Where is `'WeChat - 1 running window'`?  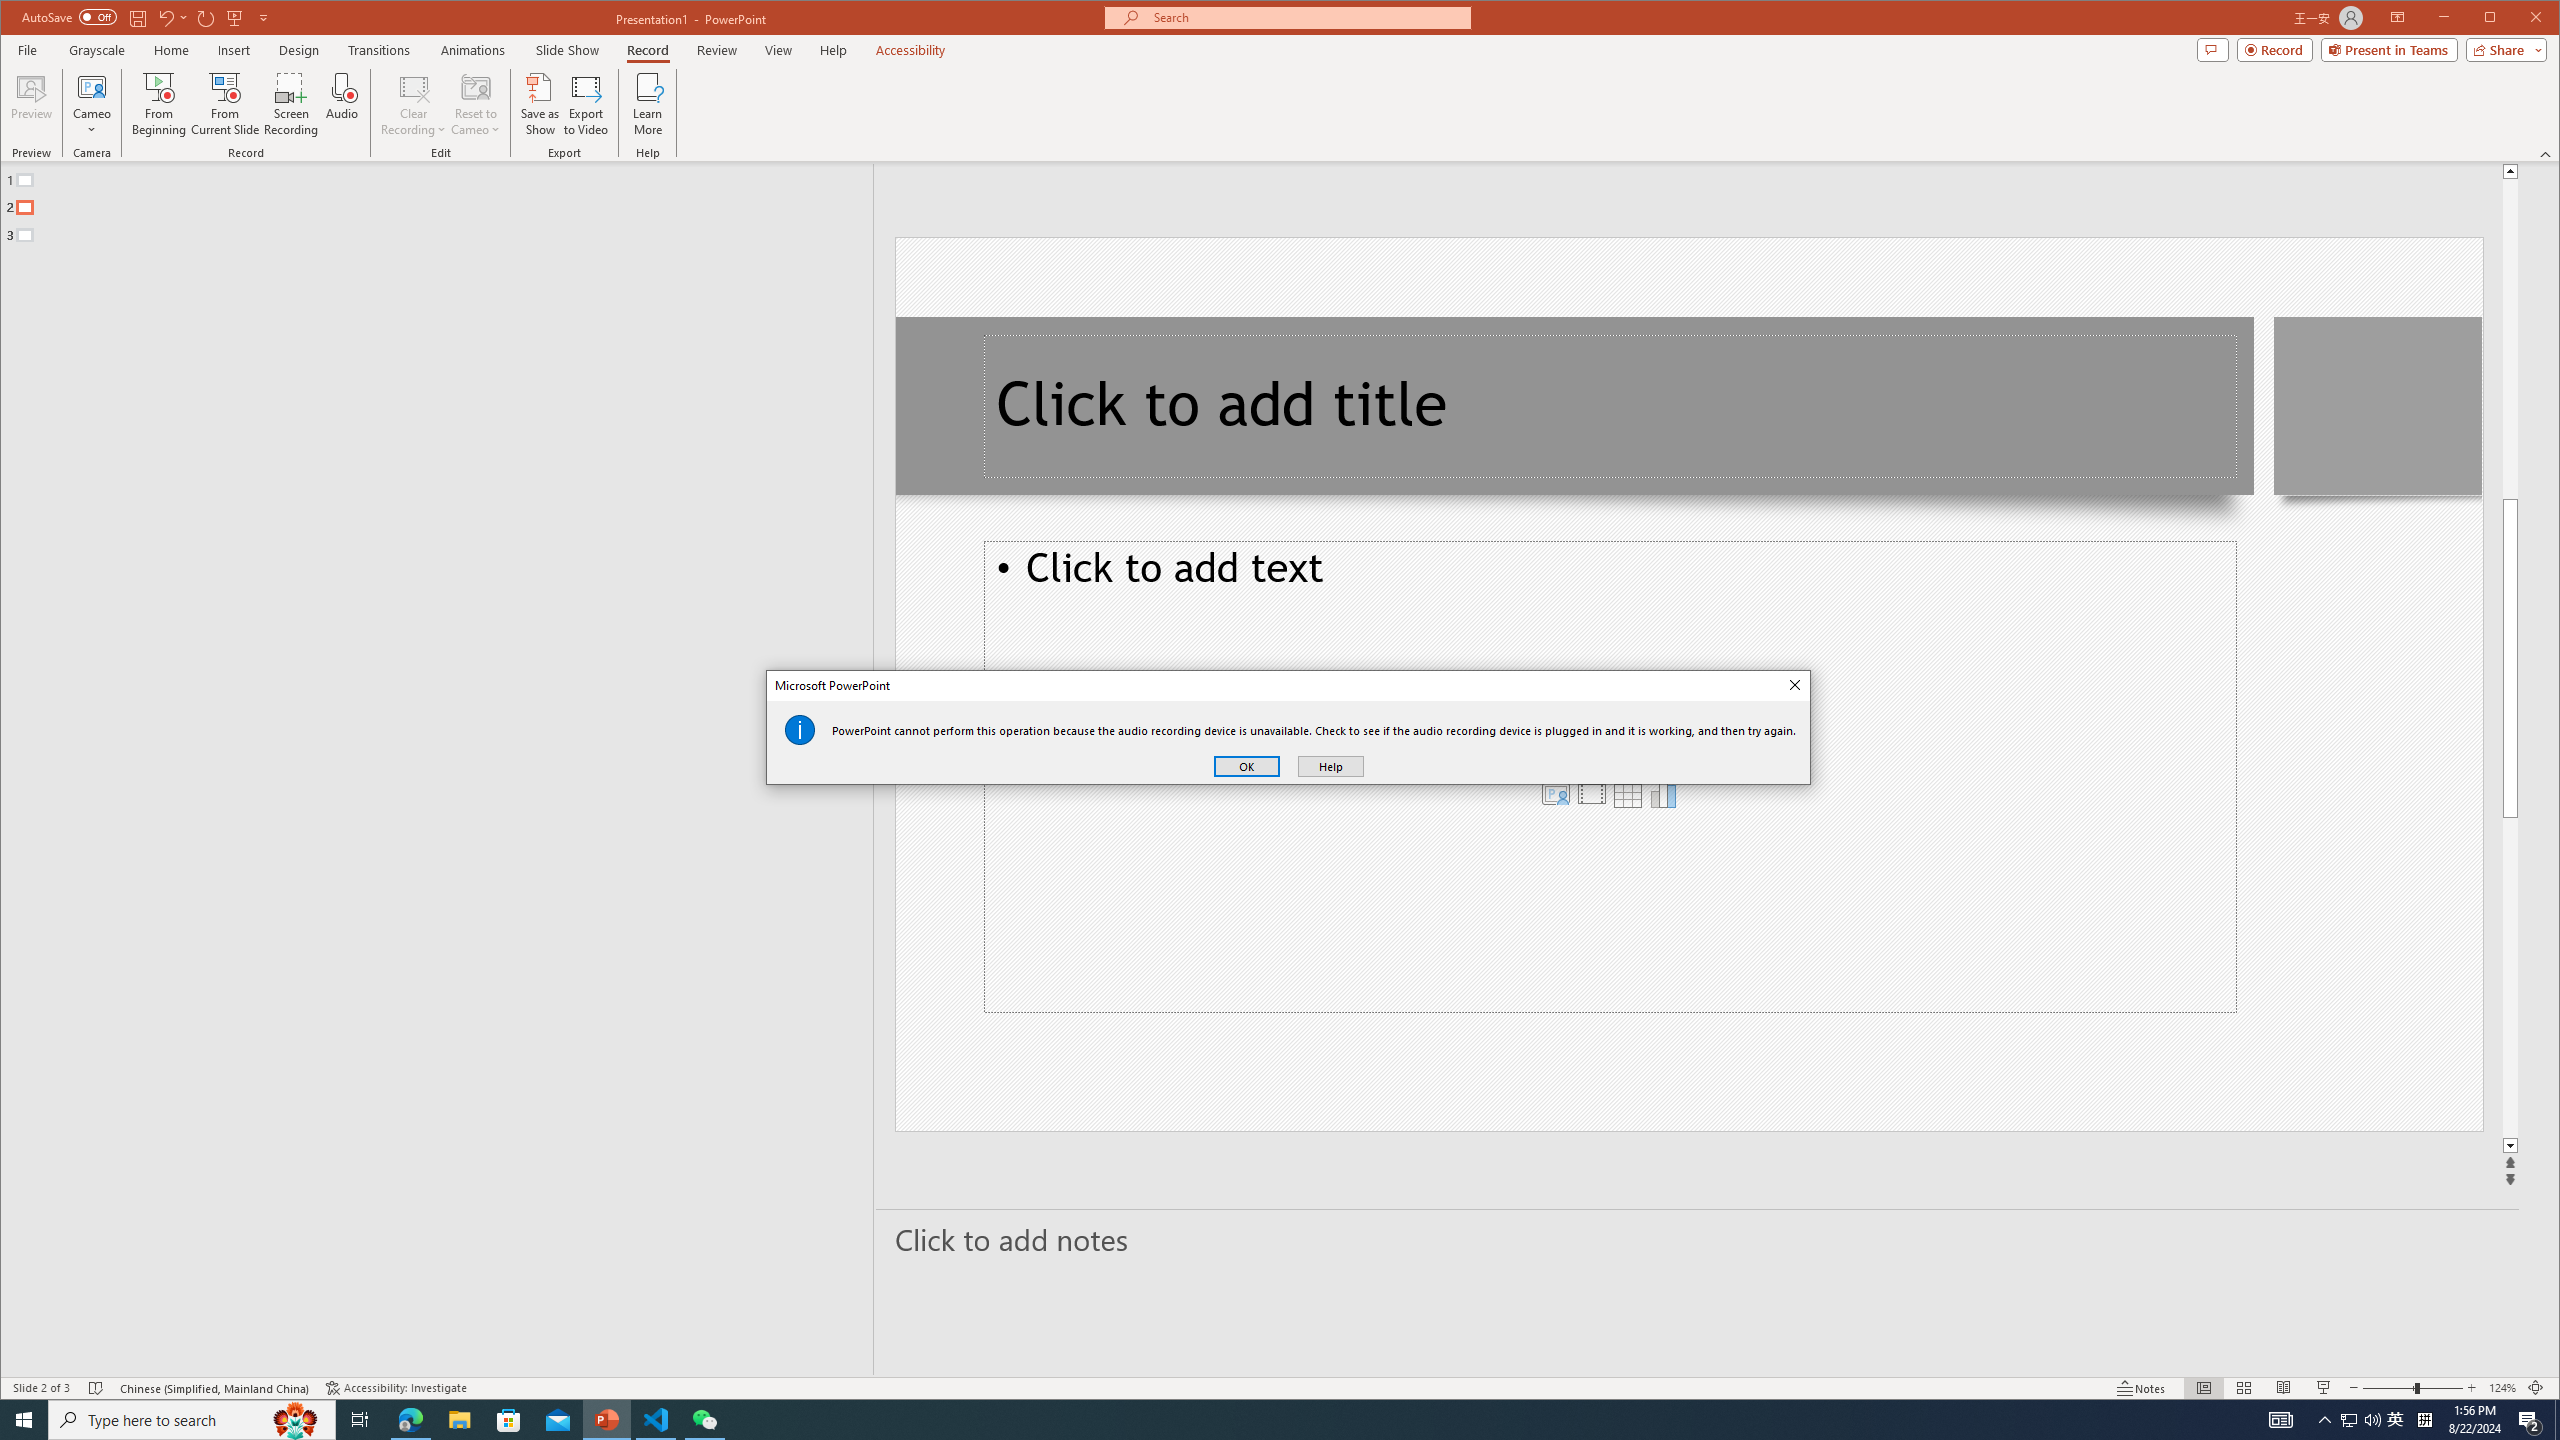
'WeChat - 1 running window' is located at coordinates (705, 1418).